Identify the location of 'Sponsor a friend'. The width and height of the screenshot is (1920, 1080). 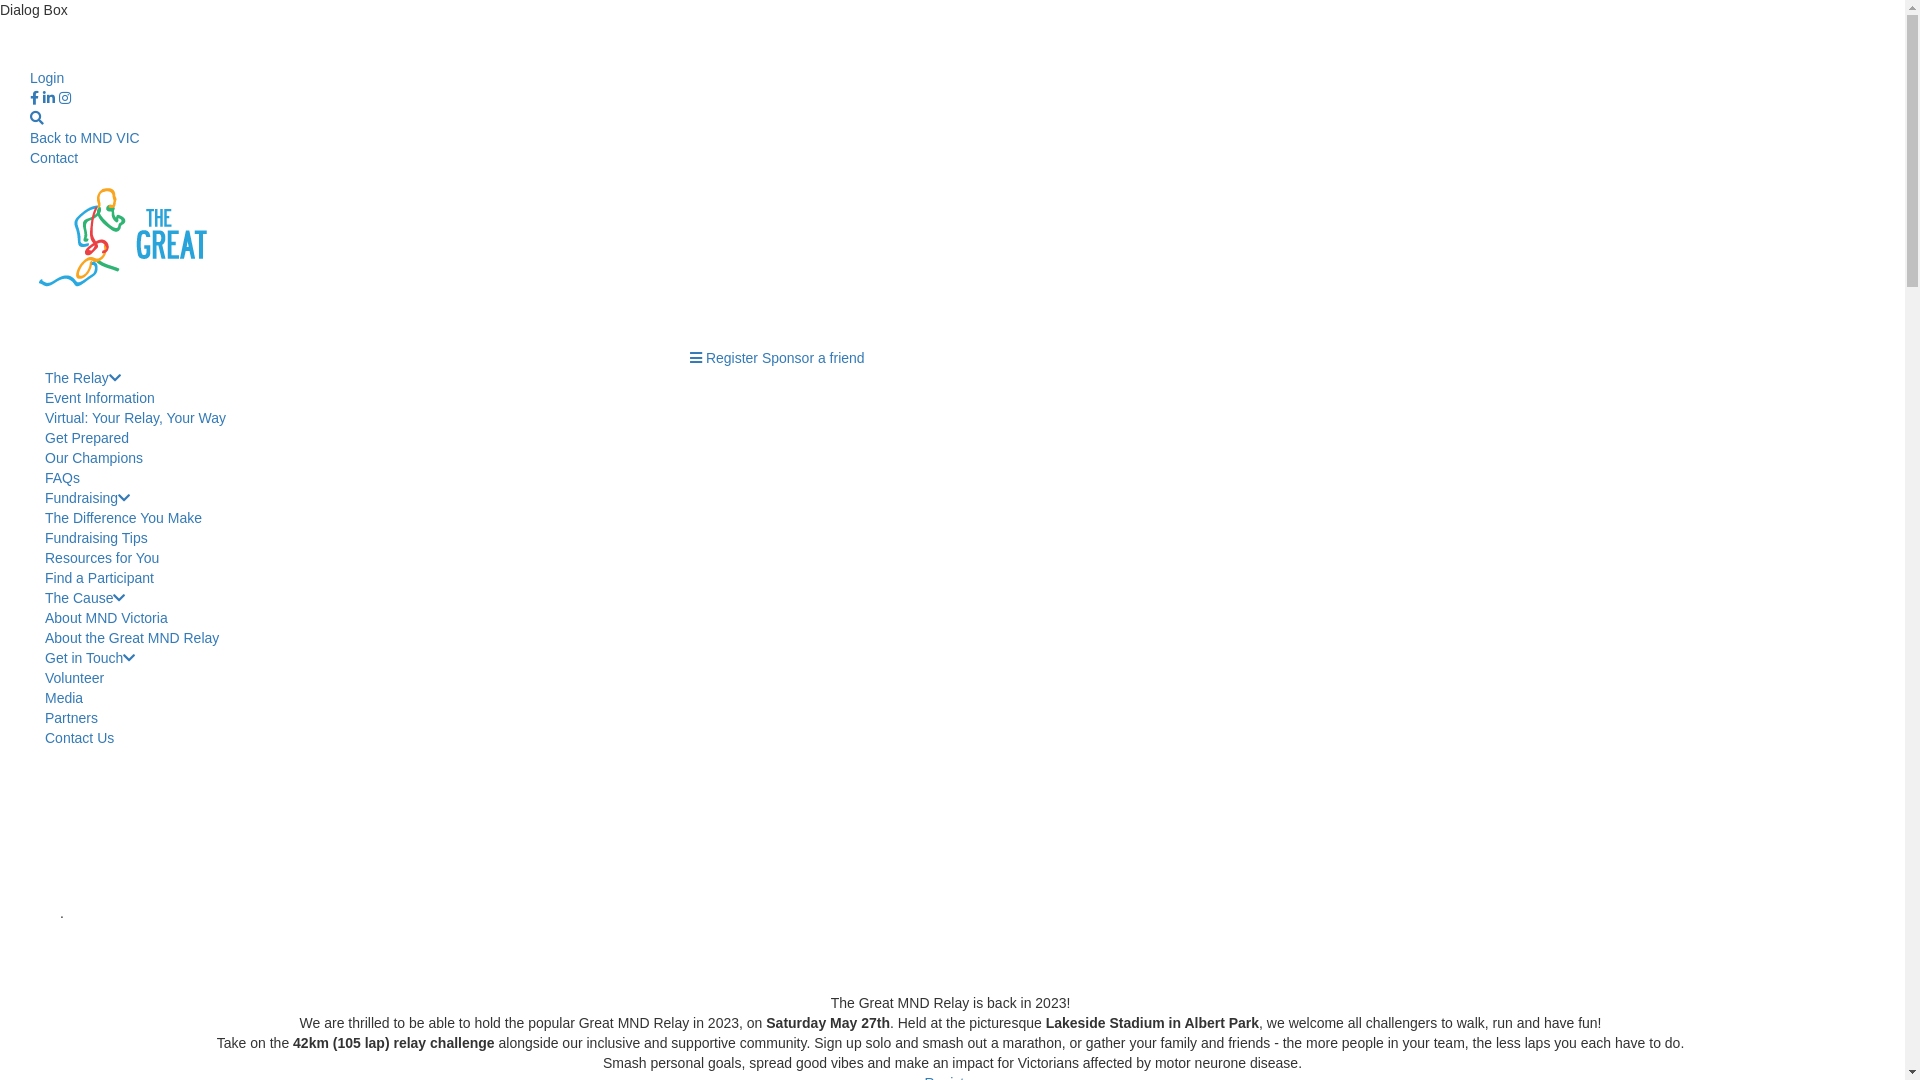
(813, 357).